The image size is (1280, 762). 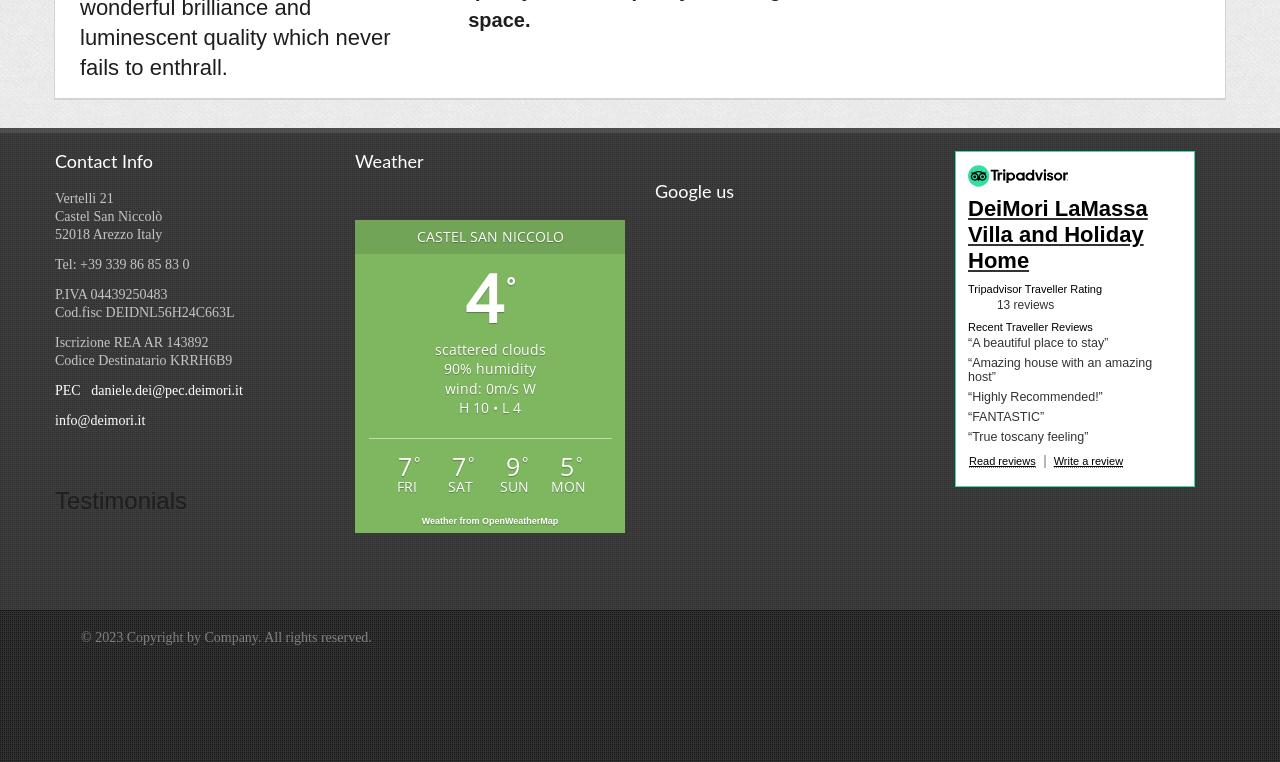 What do you see at coordinates (1005, 414) in the screenshot?
I see `'“FANTASTIC”'` at bounding box center [1005, 414].